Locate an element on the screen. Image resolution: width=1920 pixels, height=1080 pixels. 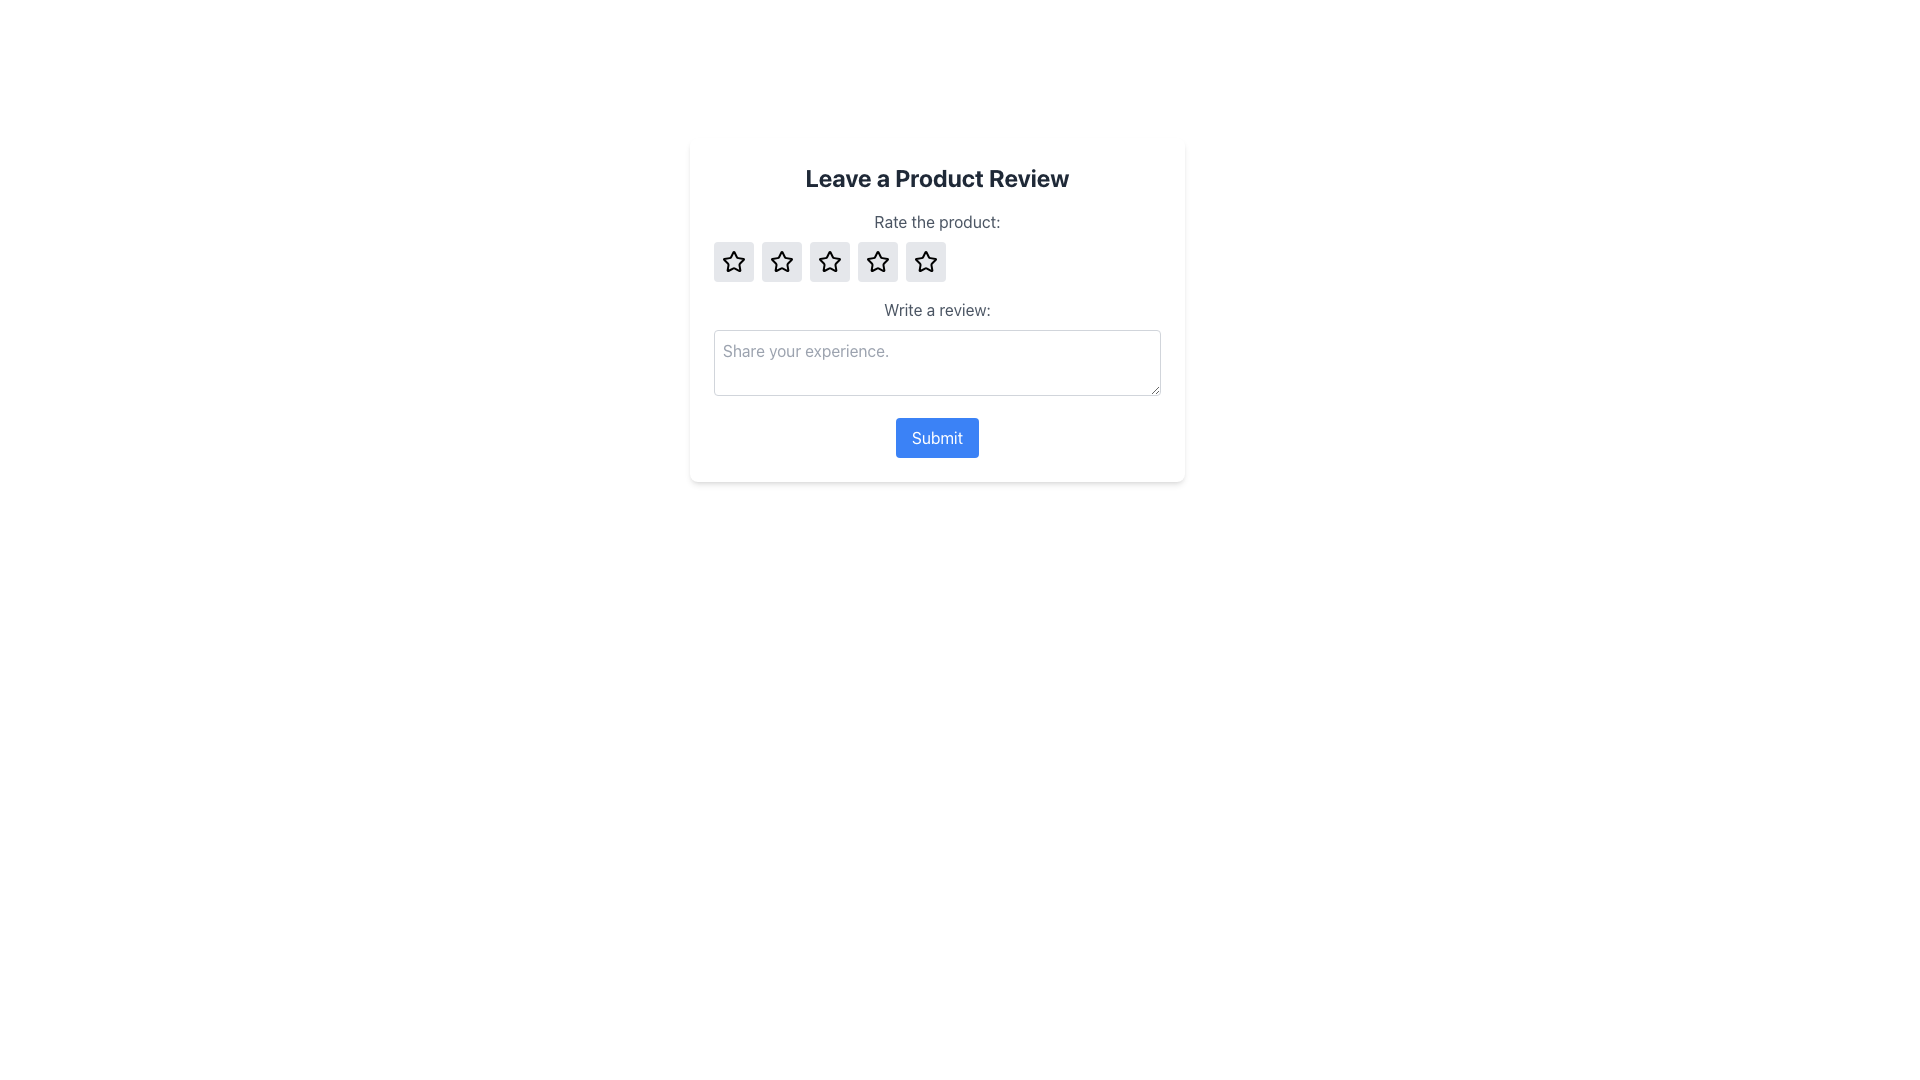
the fourth star icon is located at coordinates (936, 261).